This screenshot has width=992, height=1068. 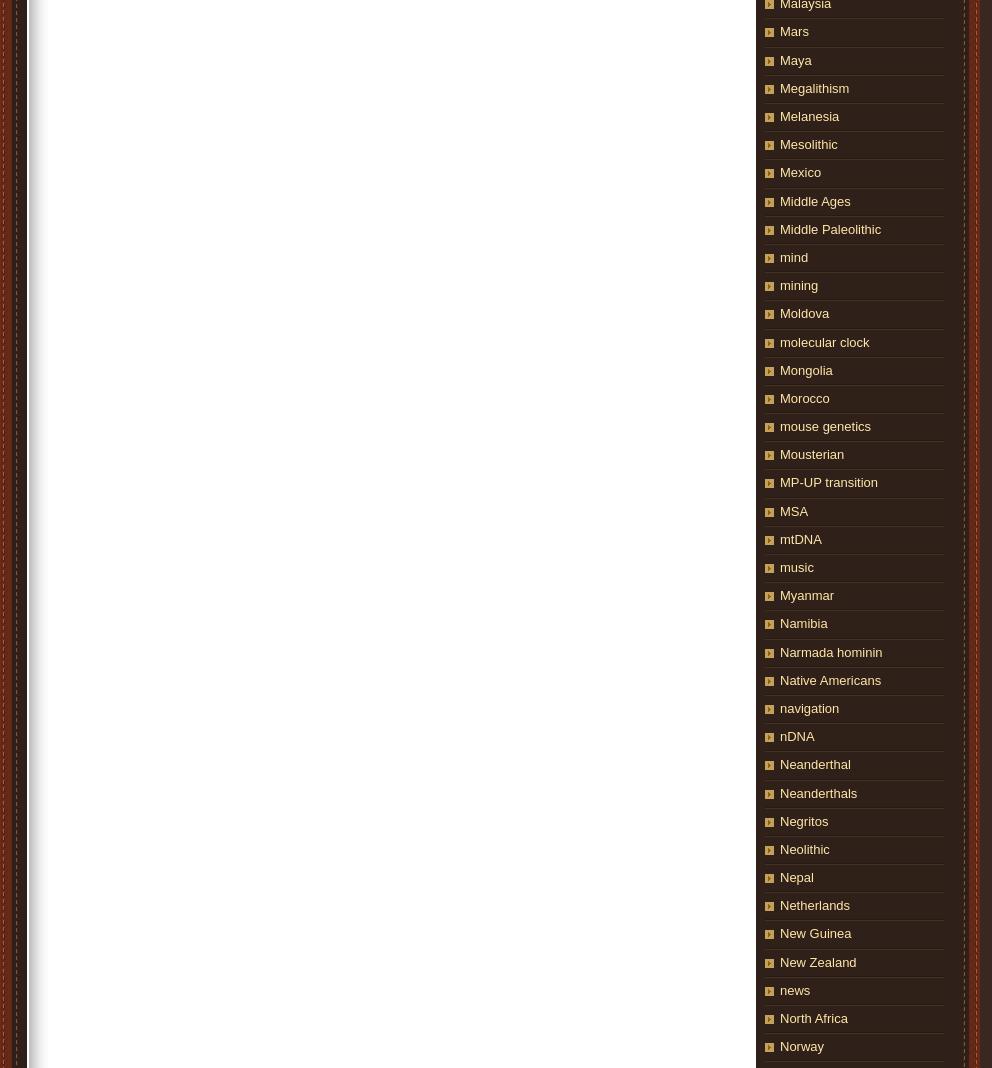 What do you see at coordinates (796, 736) in the screenshot?
I see `'nDNA'` at bounding box center [796, 736].